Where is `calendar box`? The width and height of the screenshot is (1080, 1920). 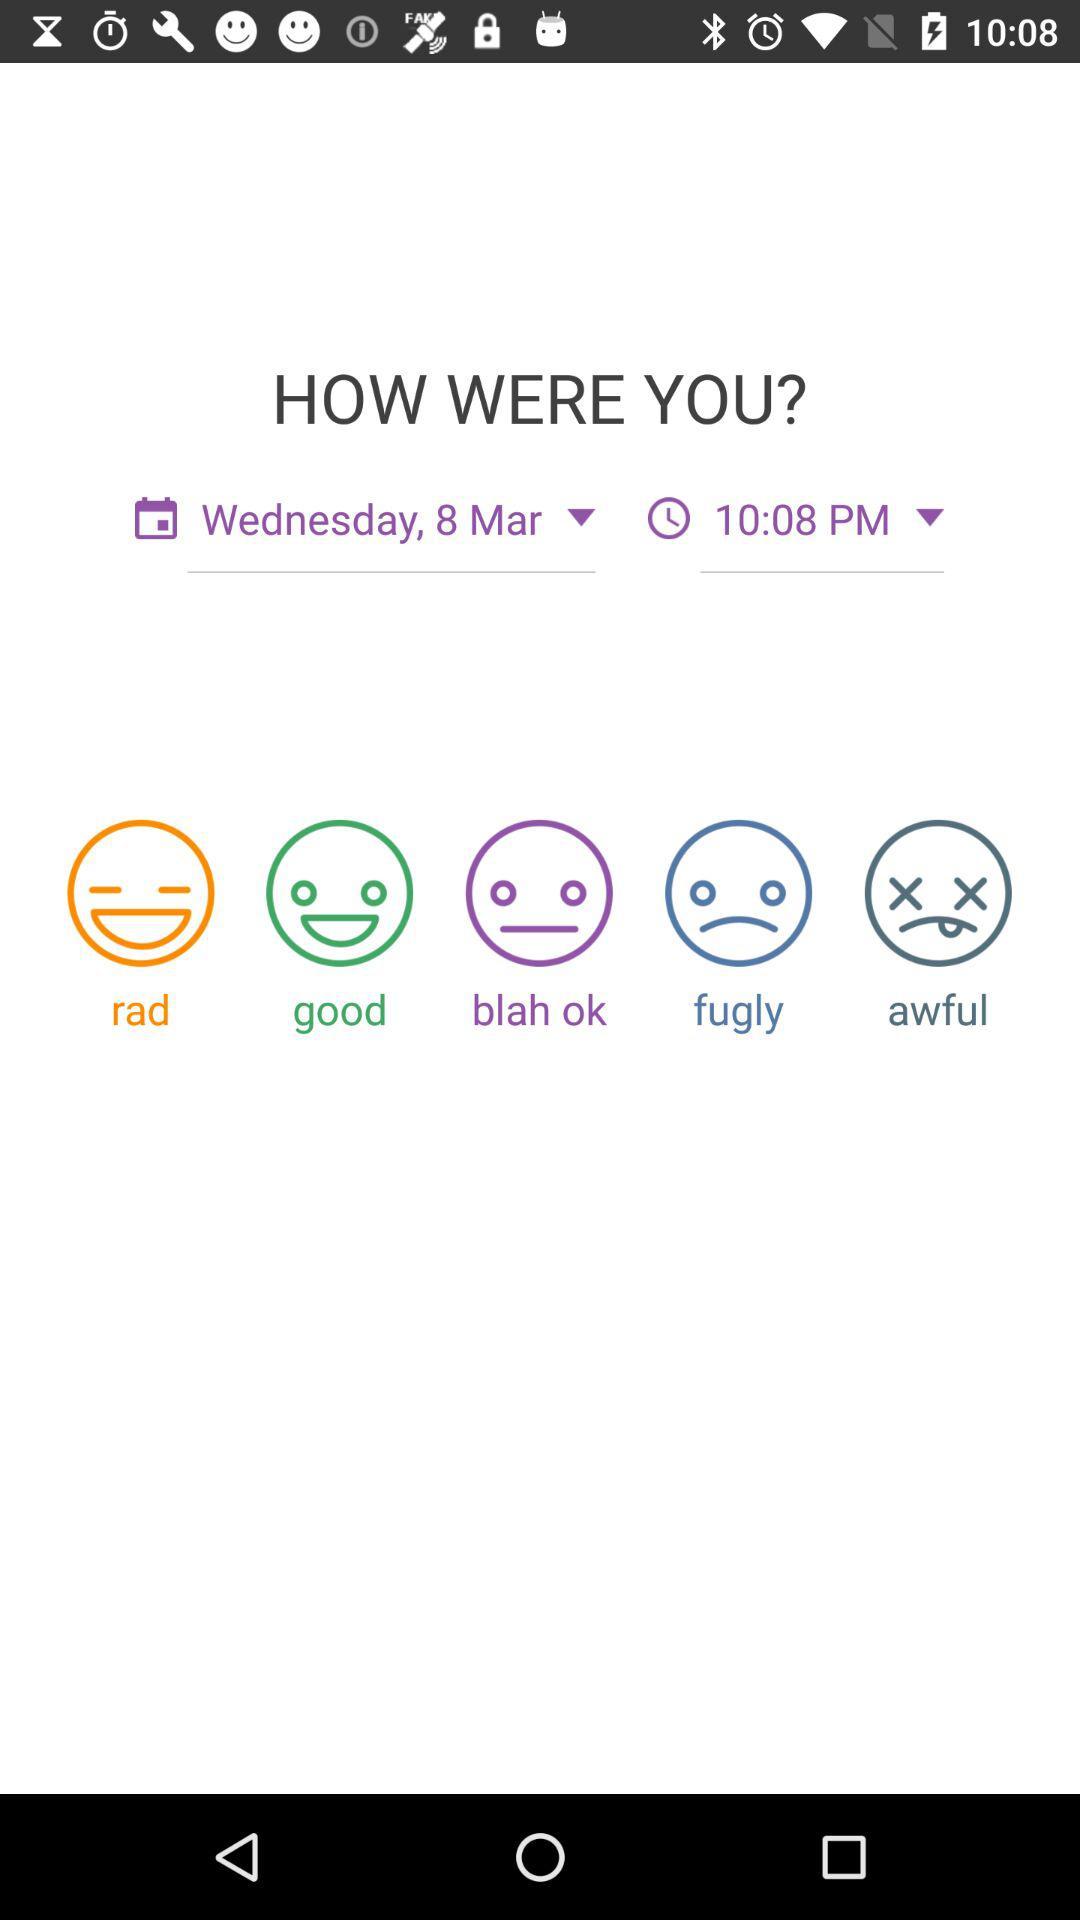
calendar box is located at coordinates (154, 518).